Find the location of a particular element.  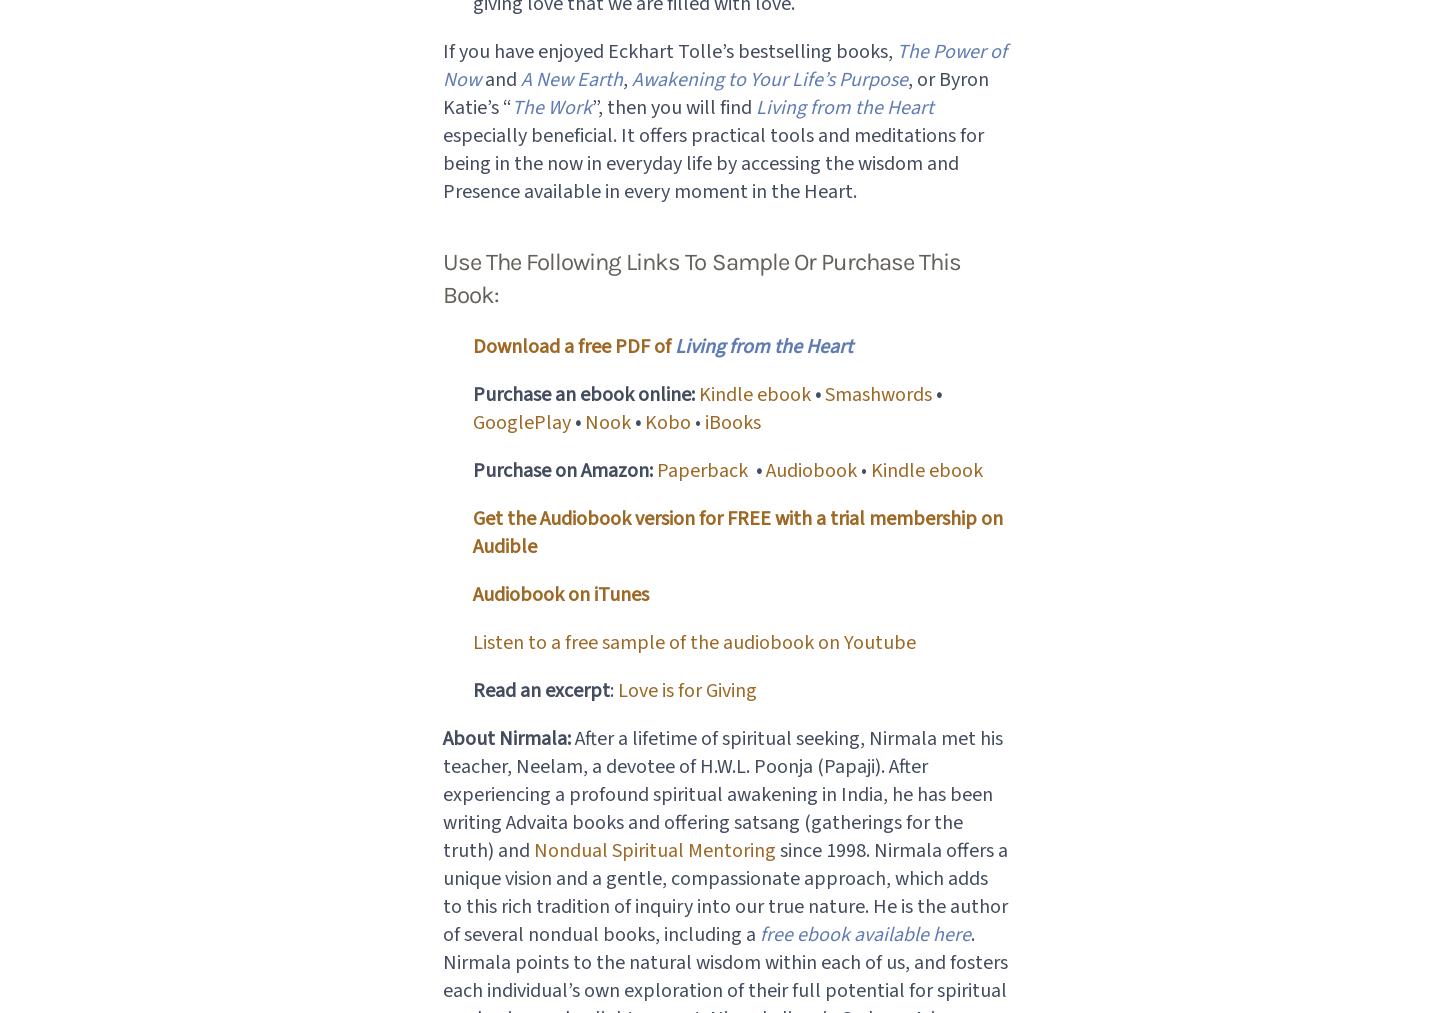

'iBooks' is located at coordinates (731, 421).